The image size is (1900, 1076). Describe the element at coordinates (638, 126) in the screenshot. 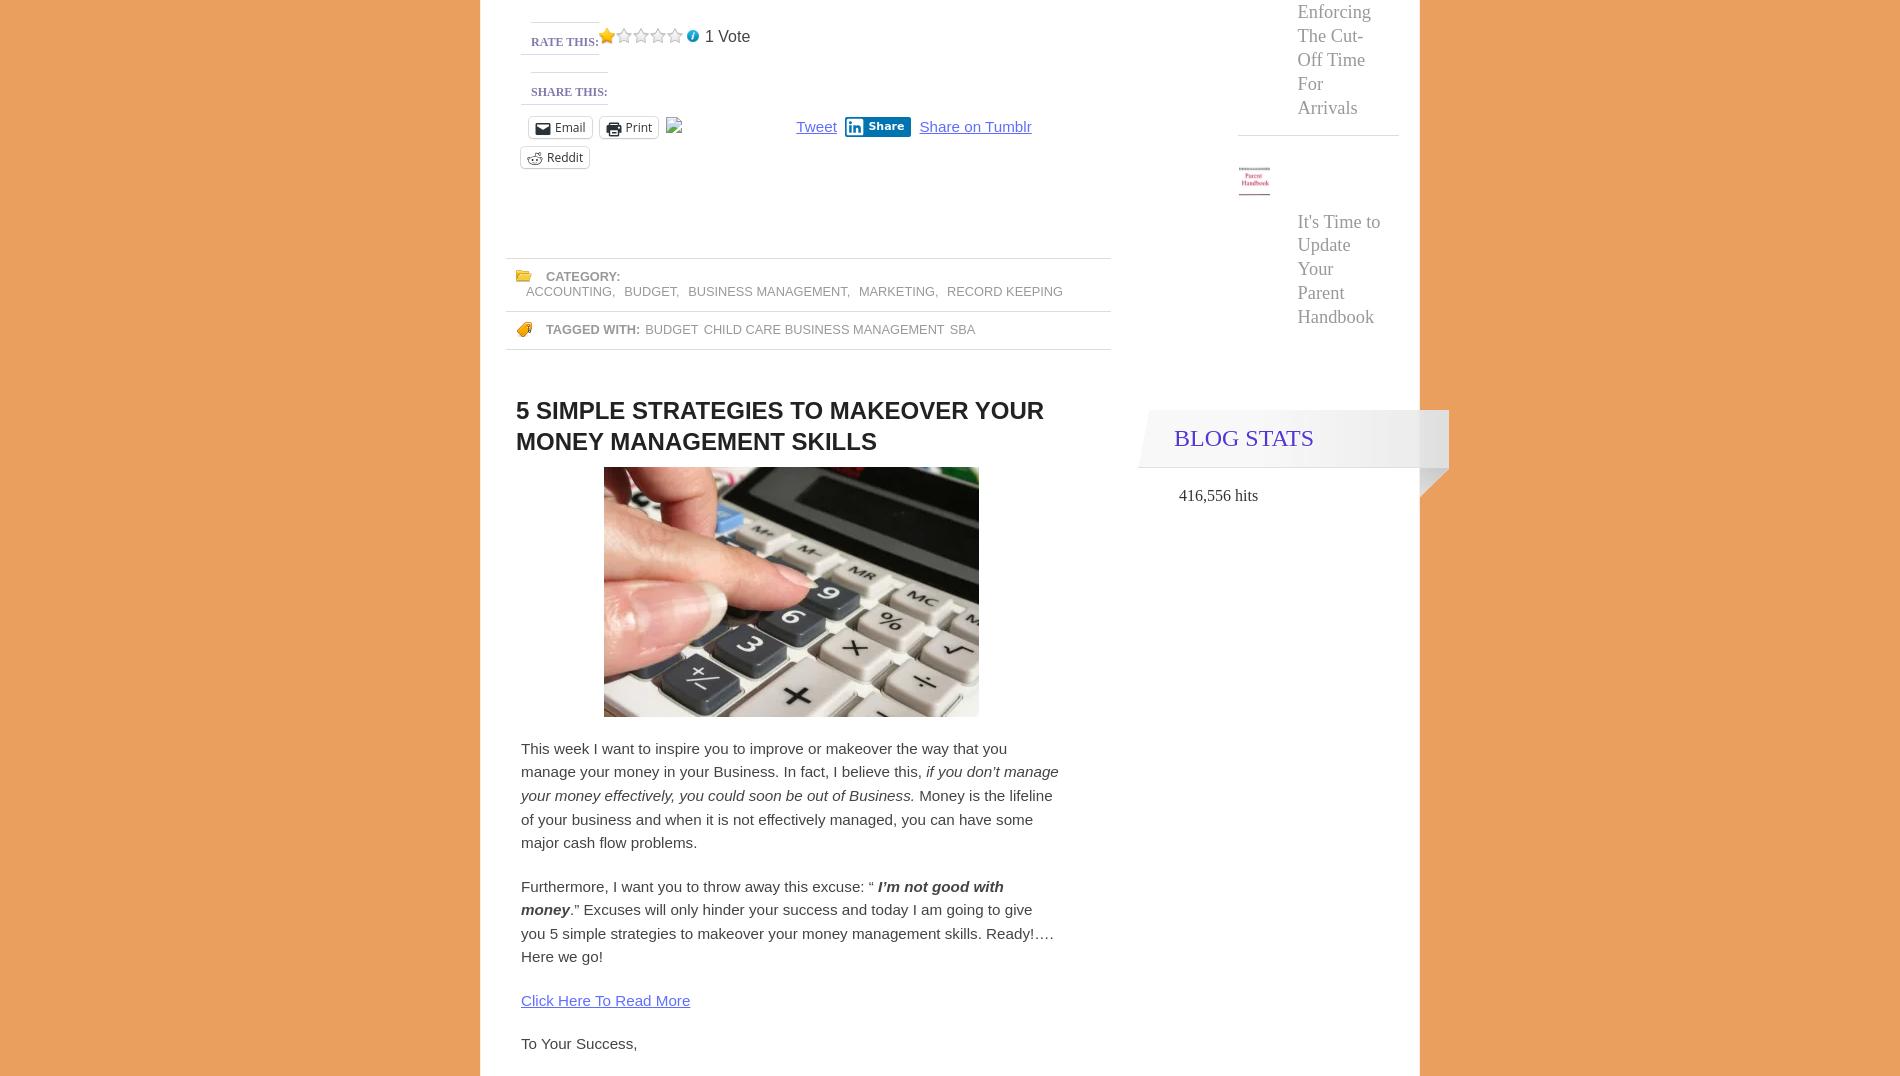

I see `'Print'` at that location.